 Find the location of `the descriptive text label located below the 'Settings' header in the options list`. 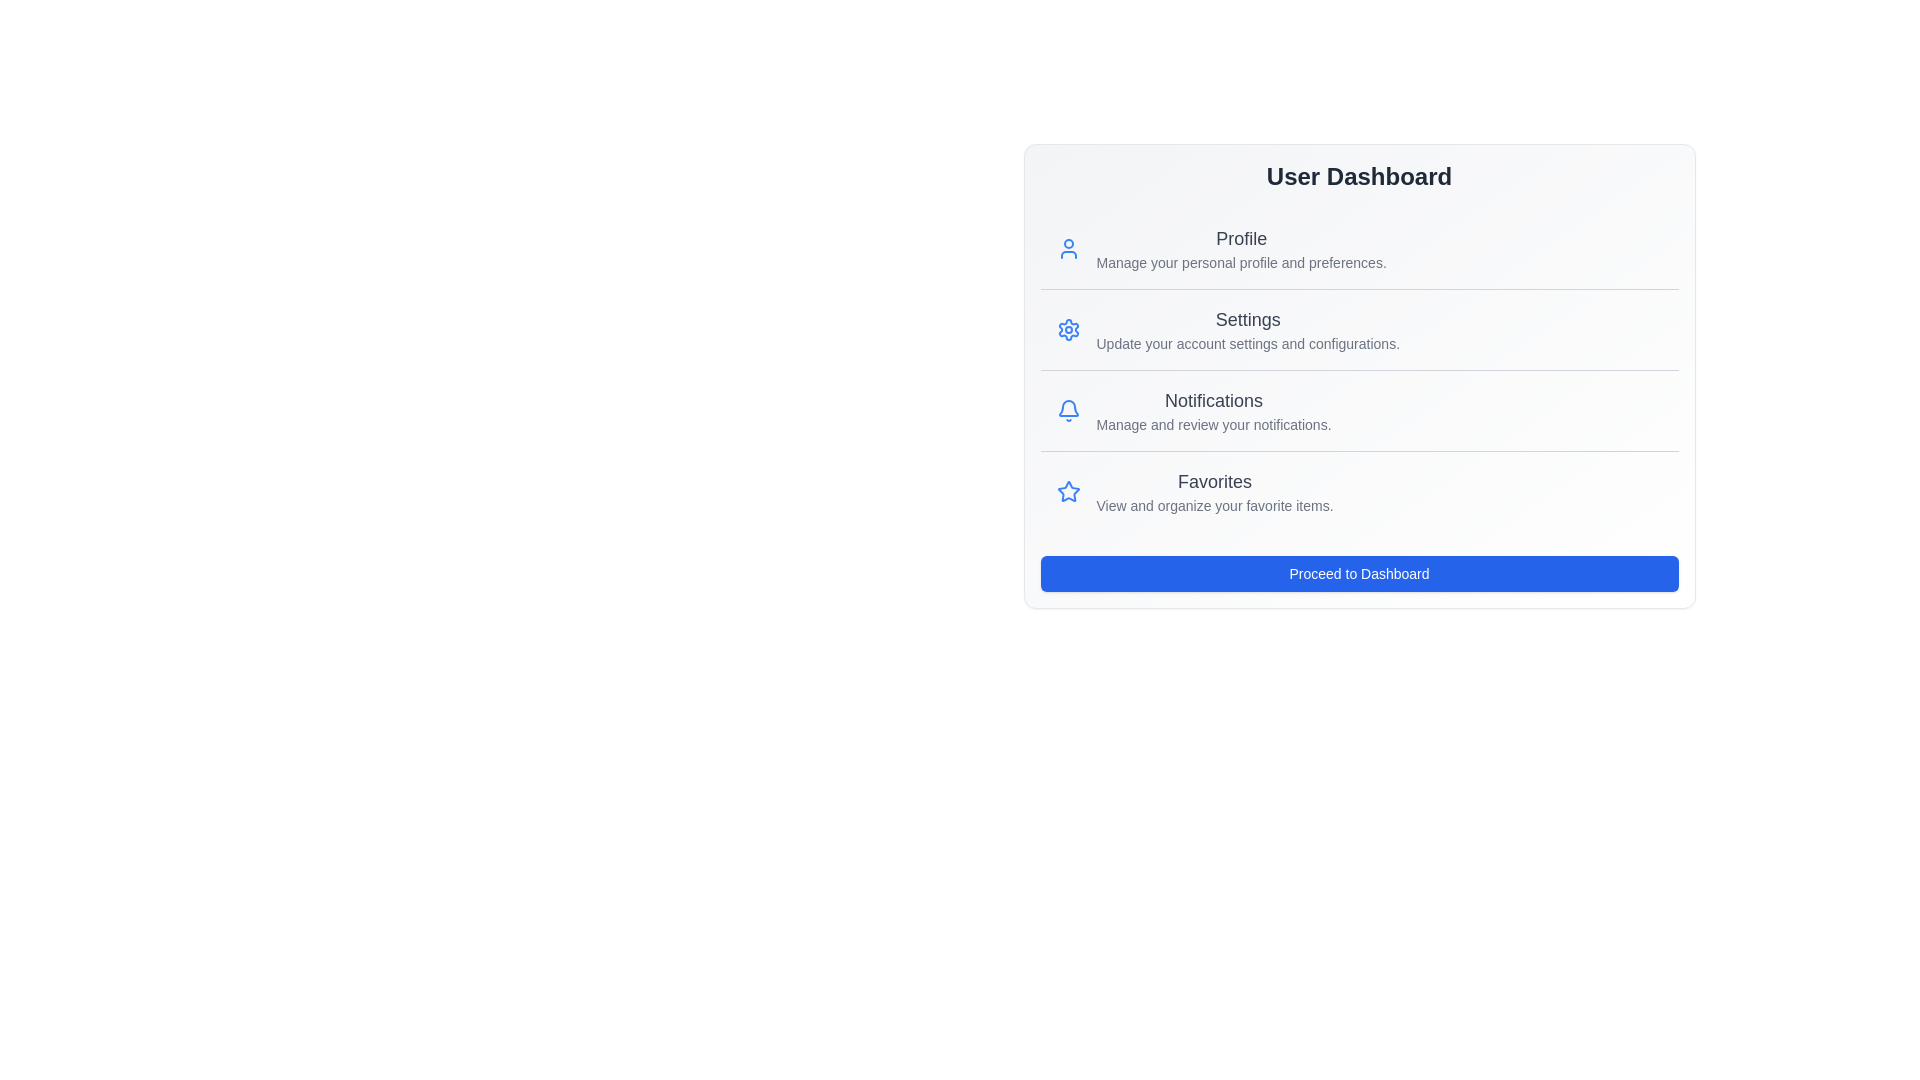

the descriptive text label located below the 'Settings' header in the options list is located at coordinates (1247, 342).